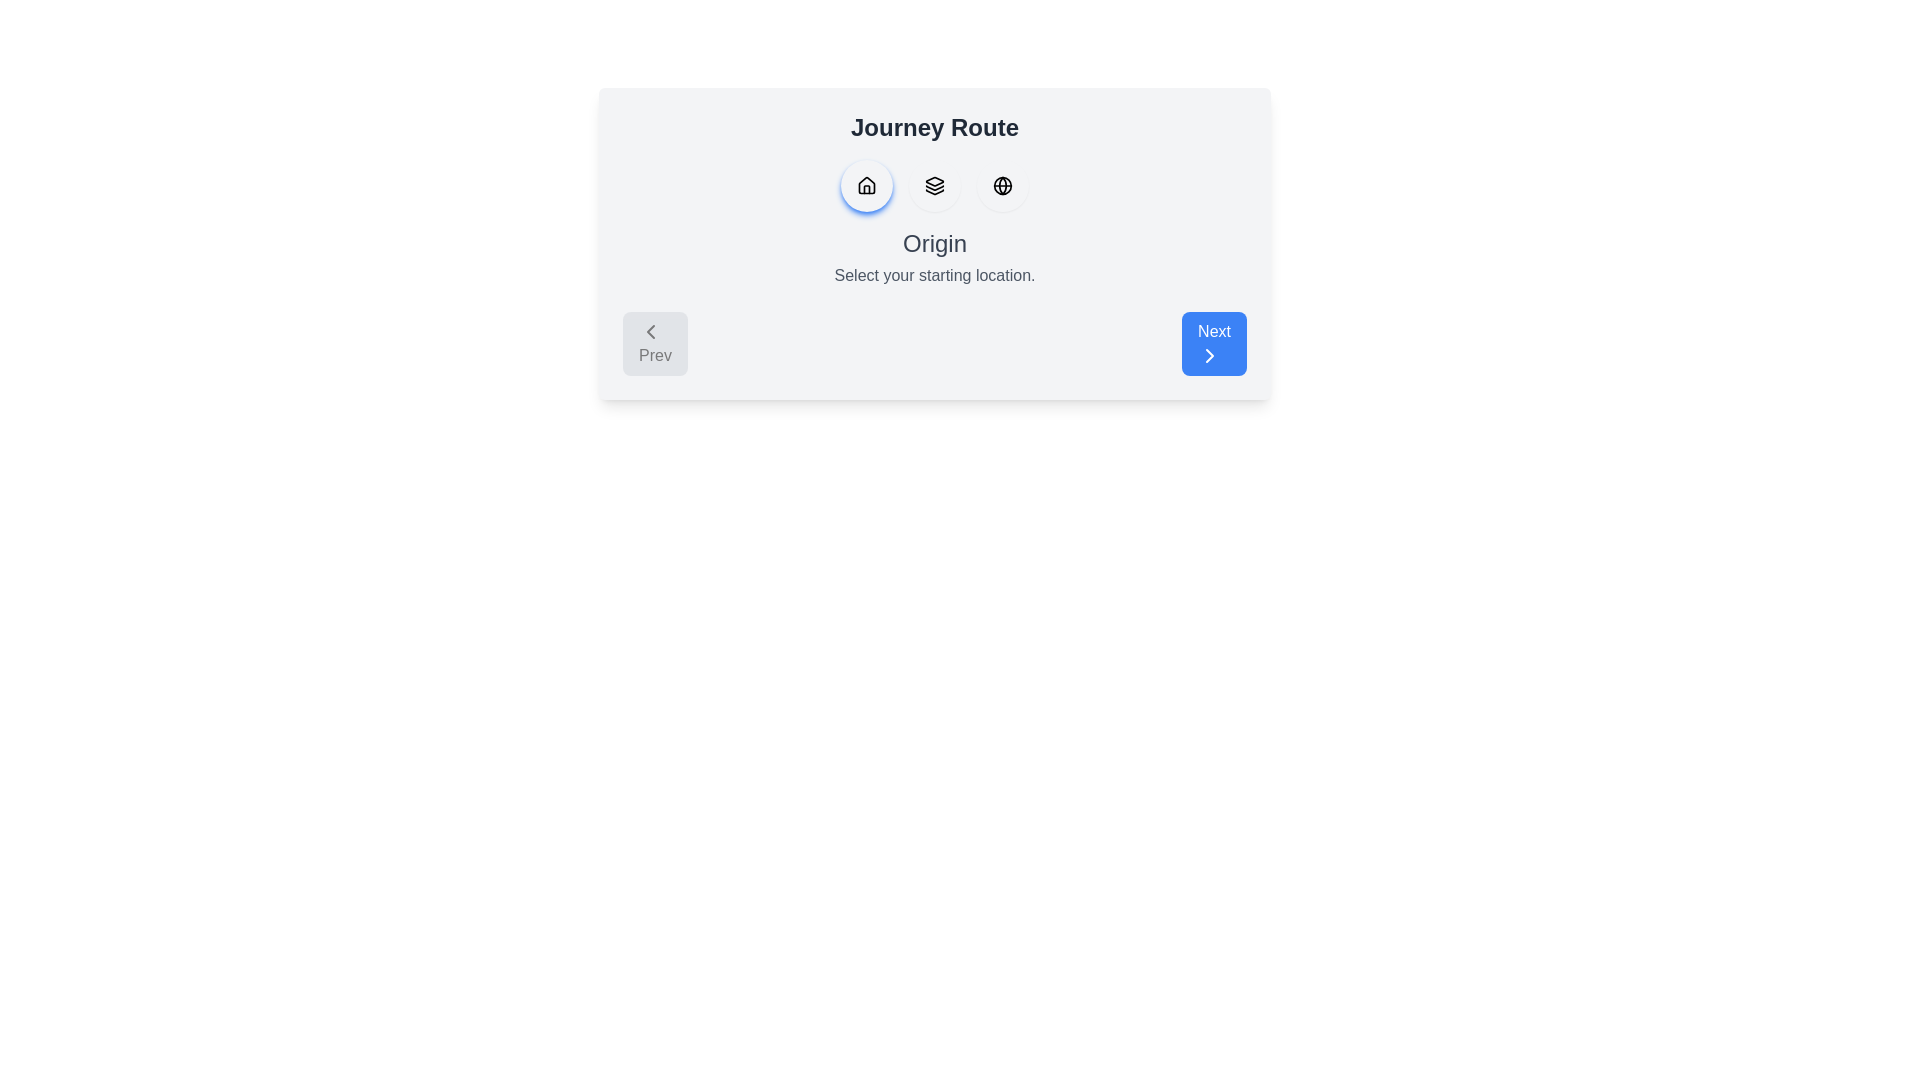 Image resolution: width=1920 pixels, height=1080 pixels. Describe the element at coordinates (1209, 354) in the screenshot. I see `the chevron icon located inside the blue 'Next' button at the bottom right corner of the primary card interface, which signifies navigation to the next step` at that location.